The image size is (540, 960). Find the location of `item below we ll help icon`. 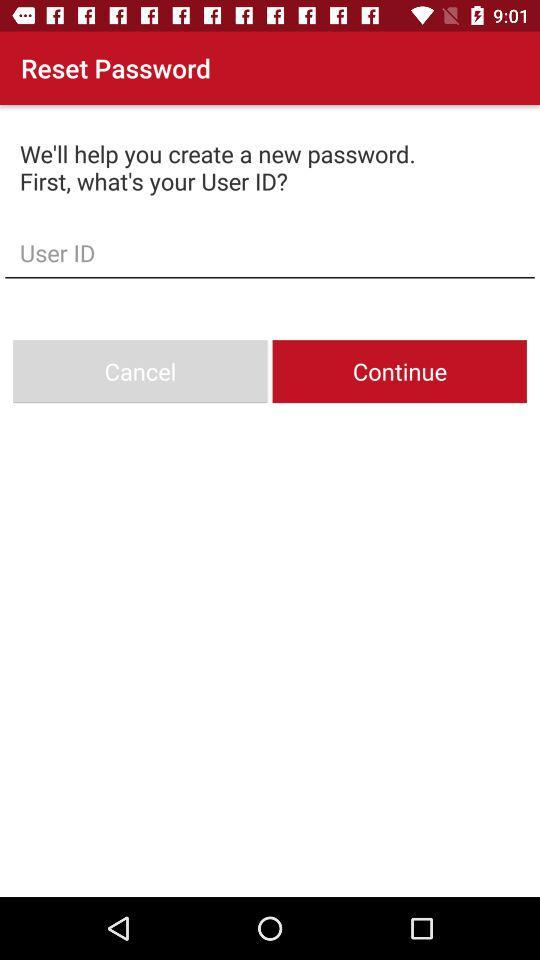

item below we ll help icon is located at coordinates (270, 251).